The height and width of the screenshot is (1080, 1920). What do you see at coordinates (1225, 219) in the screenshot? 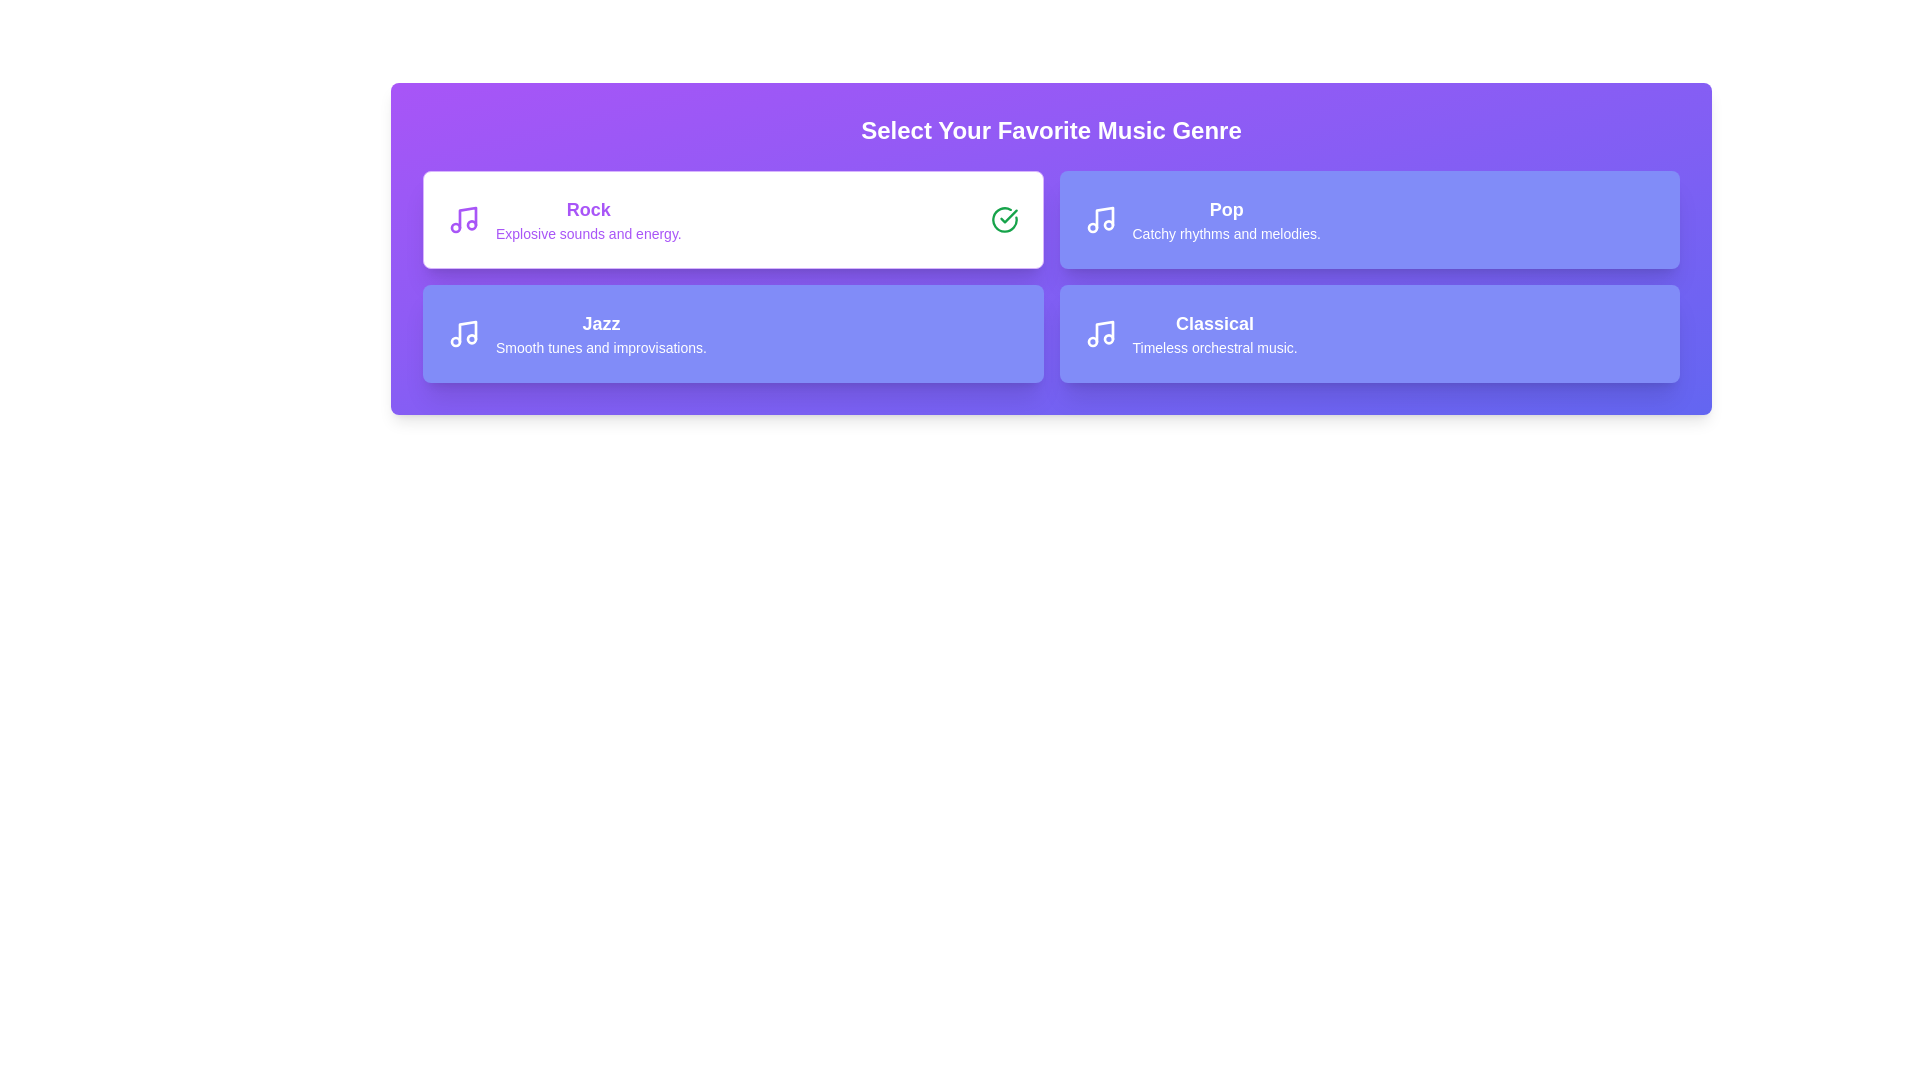
I see `the text block displaying the title and description for the Pop genre` at bounding box center [1225, 219].